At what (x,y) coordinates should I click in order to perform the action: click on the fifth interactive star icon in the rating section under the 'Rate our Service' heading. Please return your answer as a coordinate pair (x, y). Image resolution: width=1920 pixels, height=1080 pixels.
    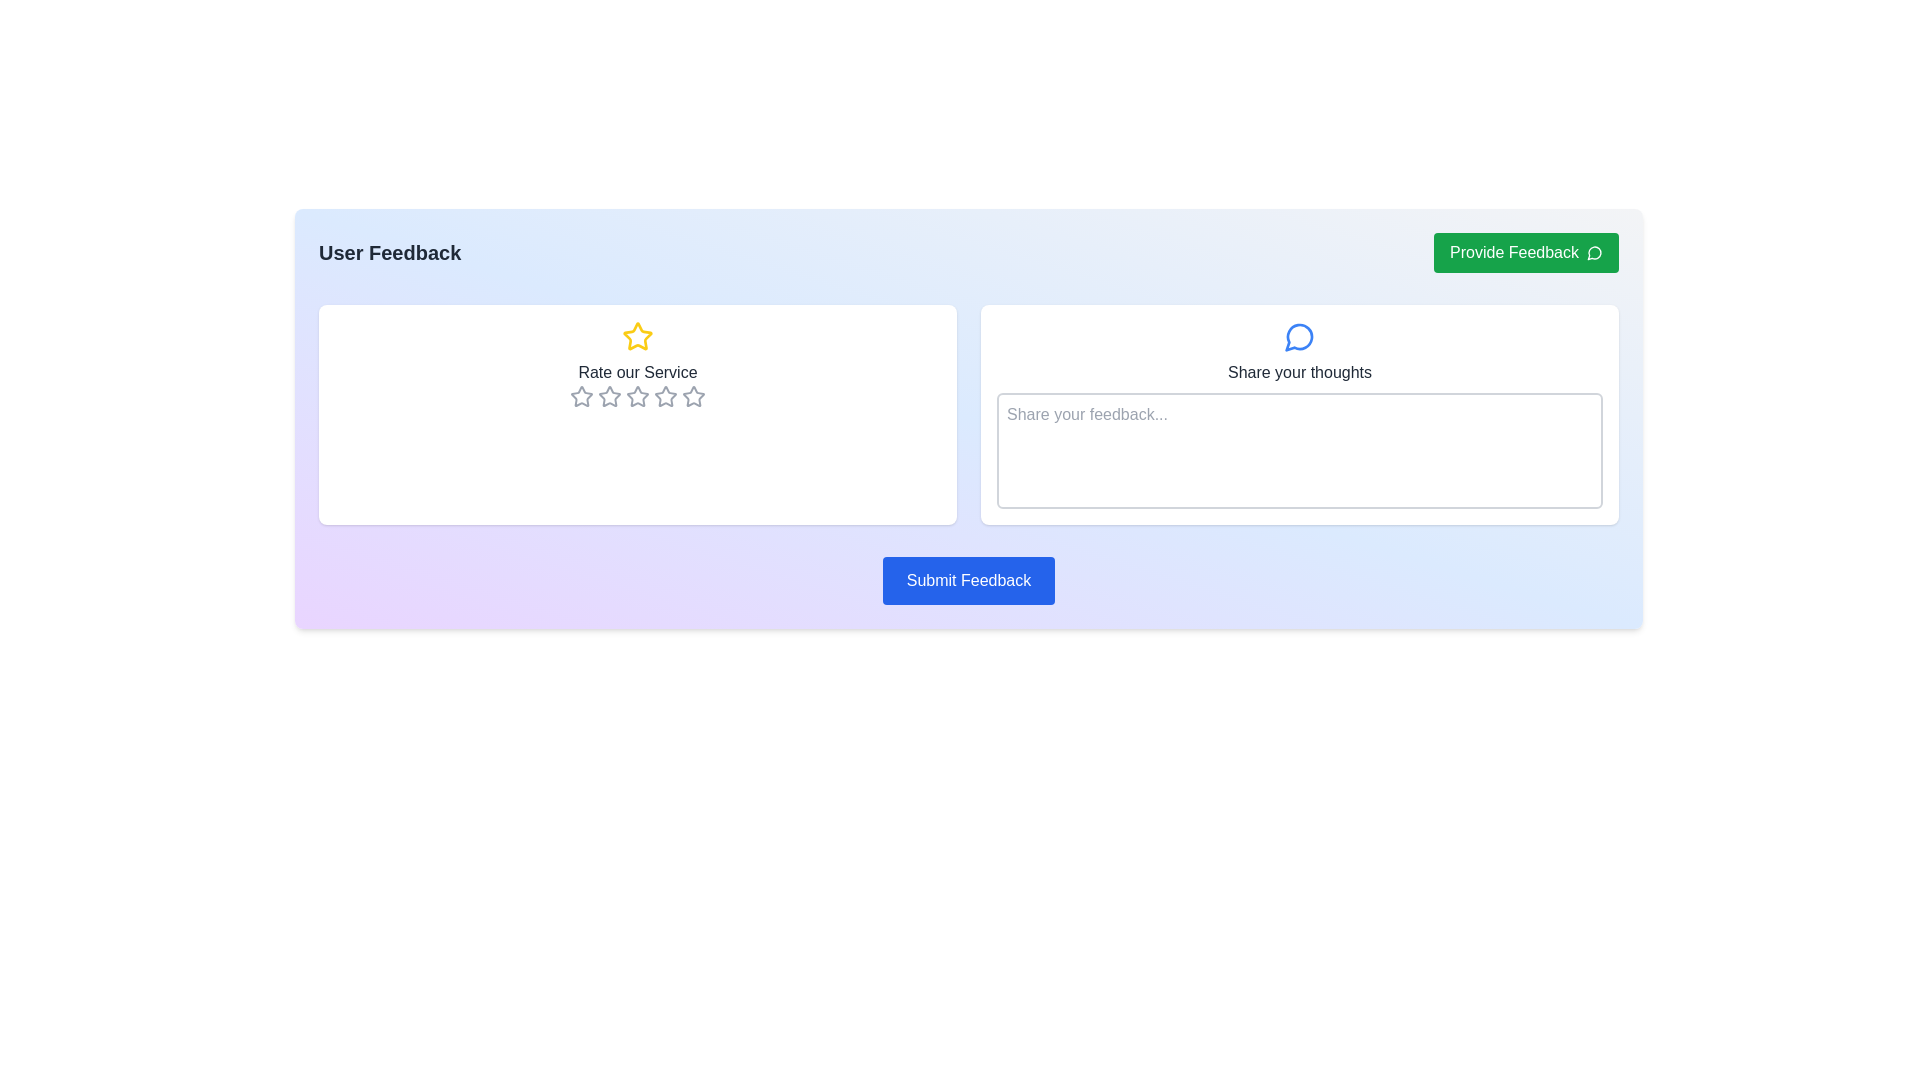
    Looking at the image, I should click on (694, 397).